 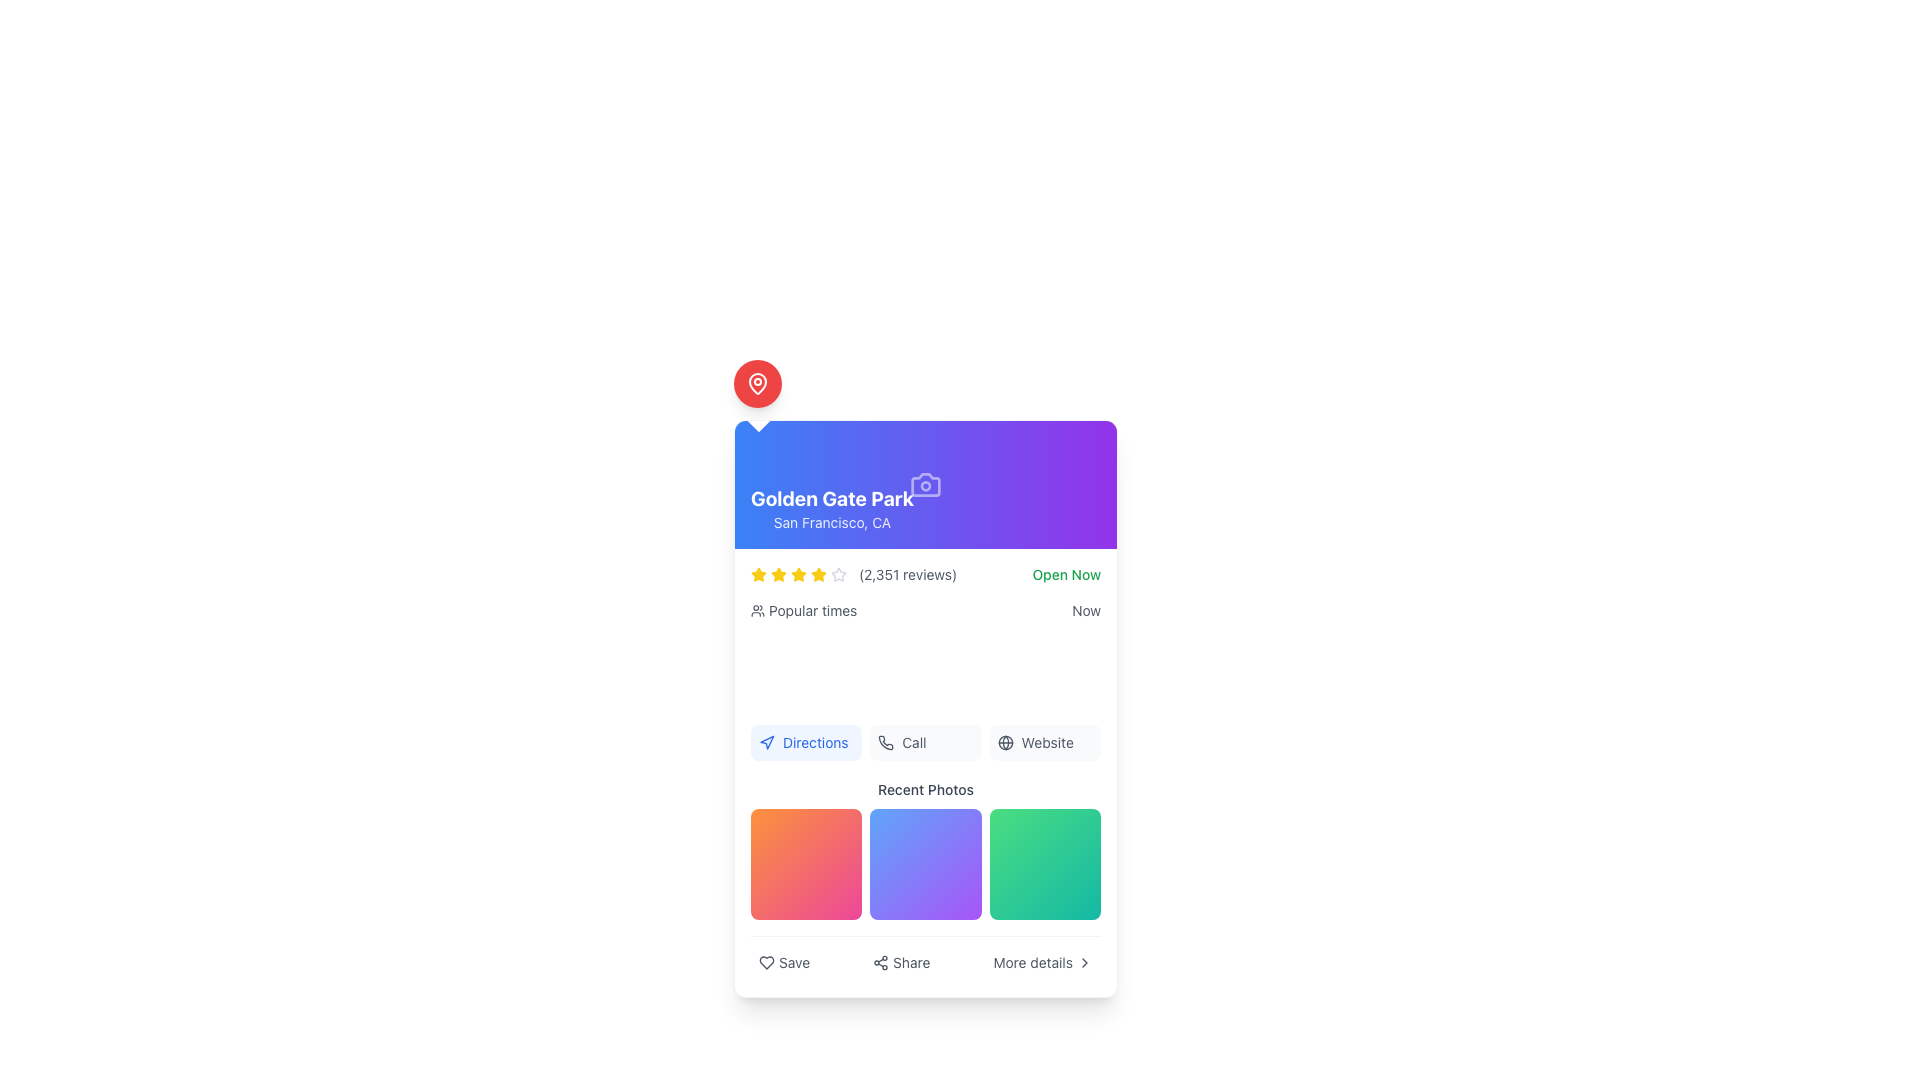 I want to click on the phone receiver icon within the 'Call' button, which is the leftmost icon in a row of buttons below the location card details, so click(x=885, y=743).